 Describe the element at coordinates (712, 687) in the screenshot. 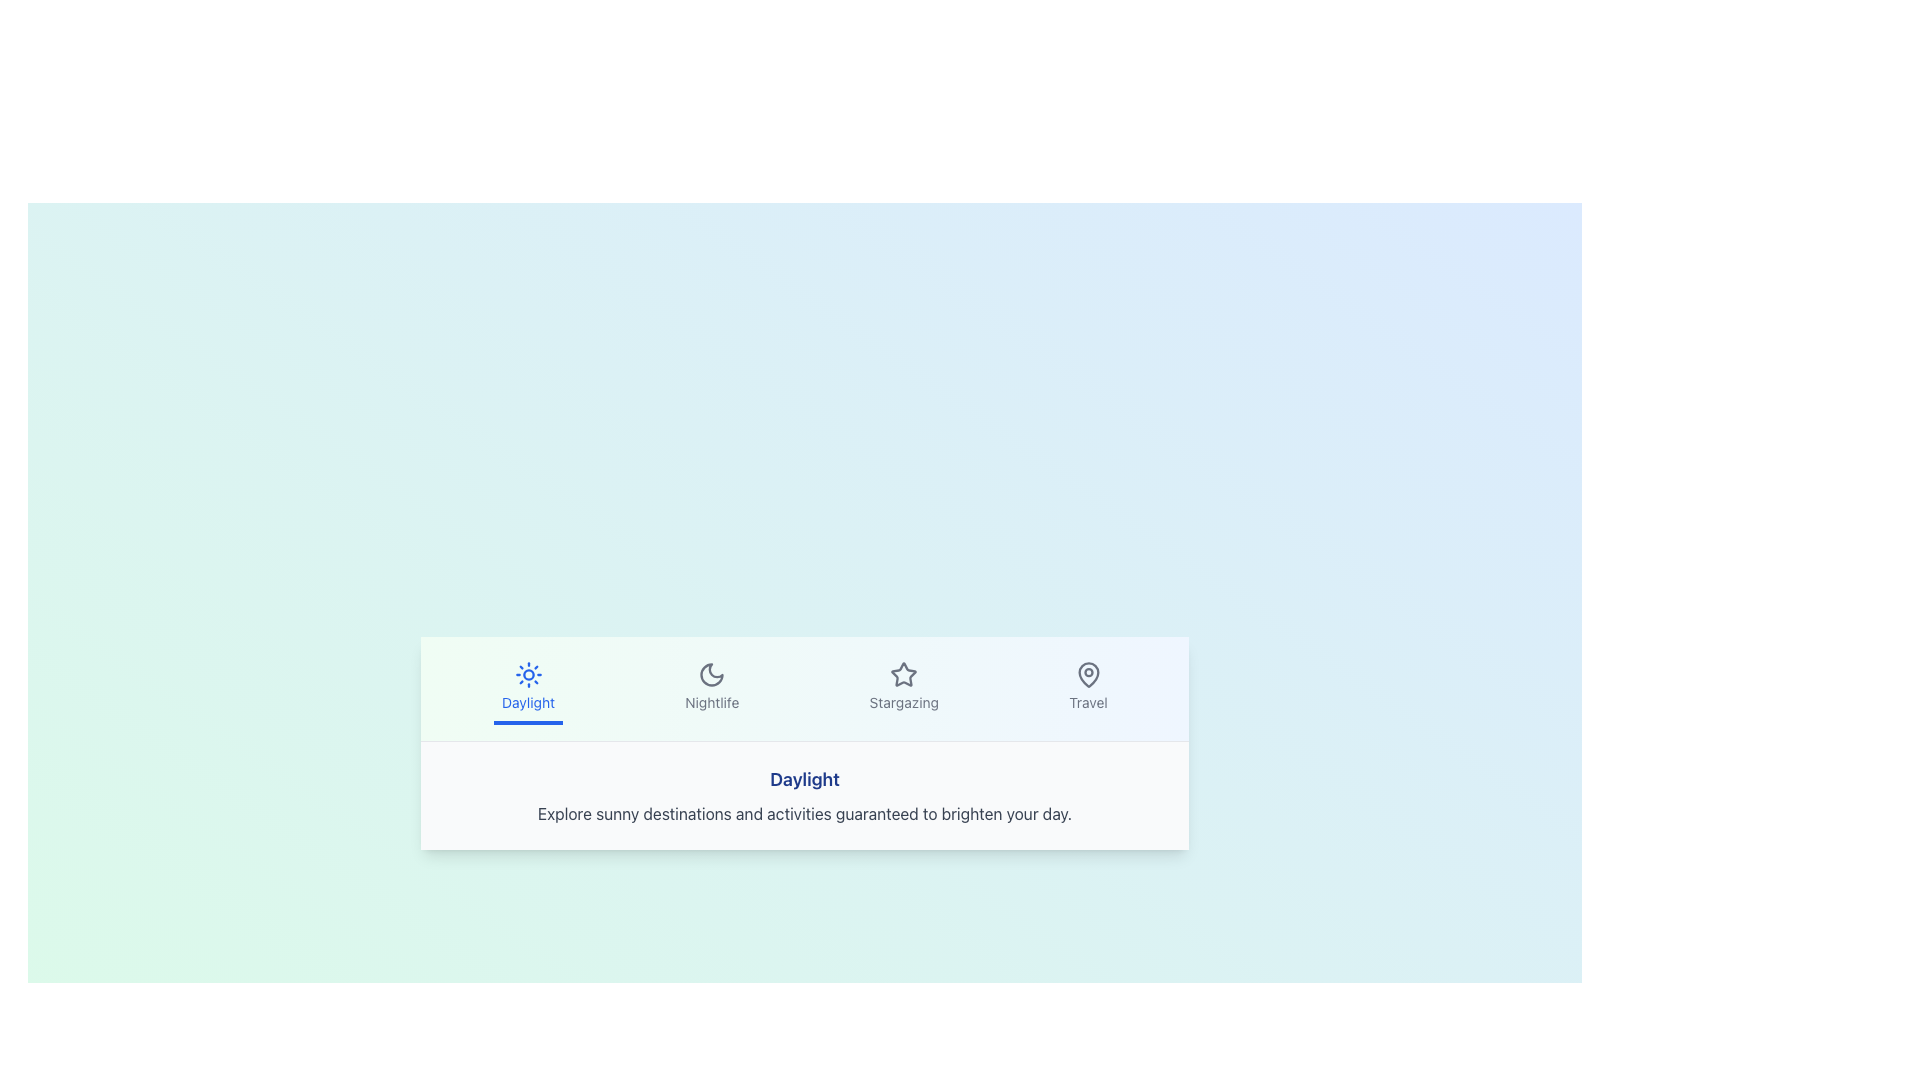

I see `the button labeled 'Nightlife', which features a crescent moon icon and is the second option in the sequence between 'Daylight' and 'Stargazing'` at that location.